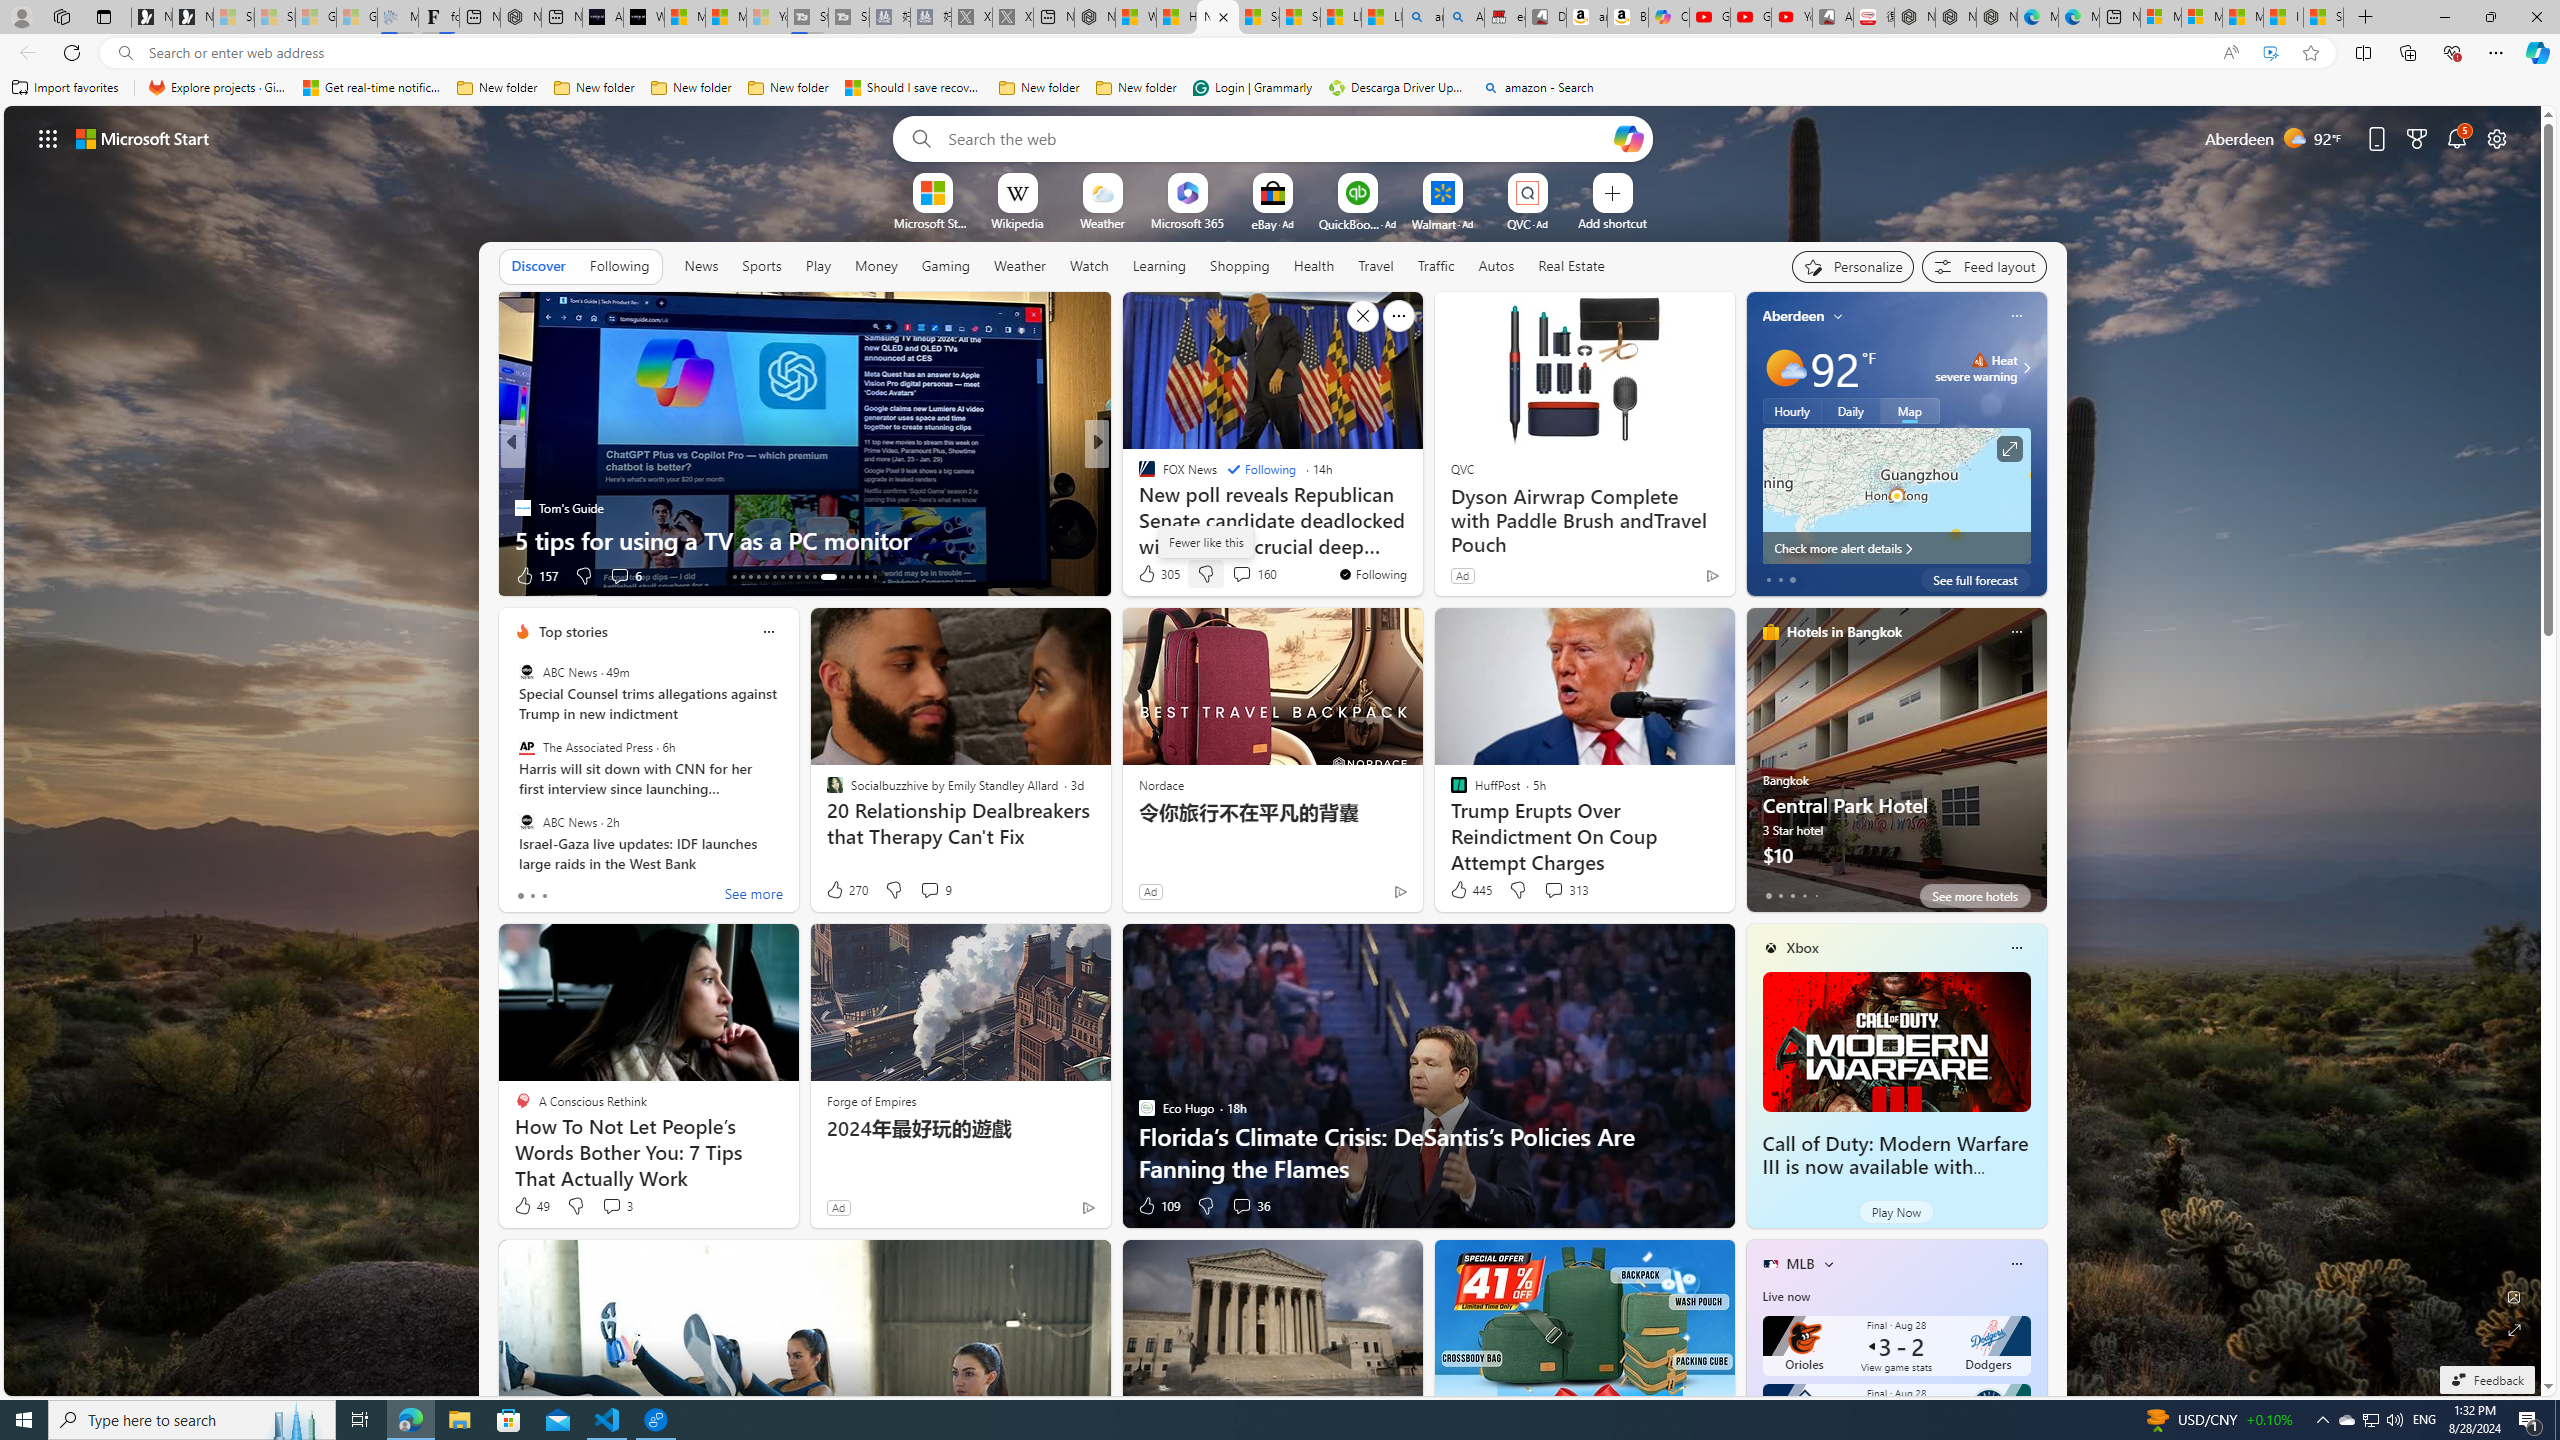 The image size is (2560, 1440). I want to click on 'Travel', so click(1375, 265).